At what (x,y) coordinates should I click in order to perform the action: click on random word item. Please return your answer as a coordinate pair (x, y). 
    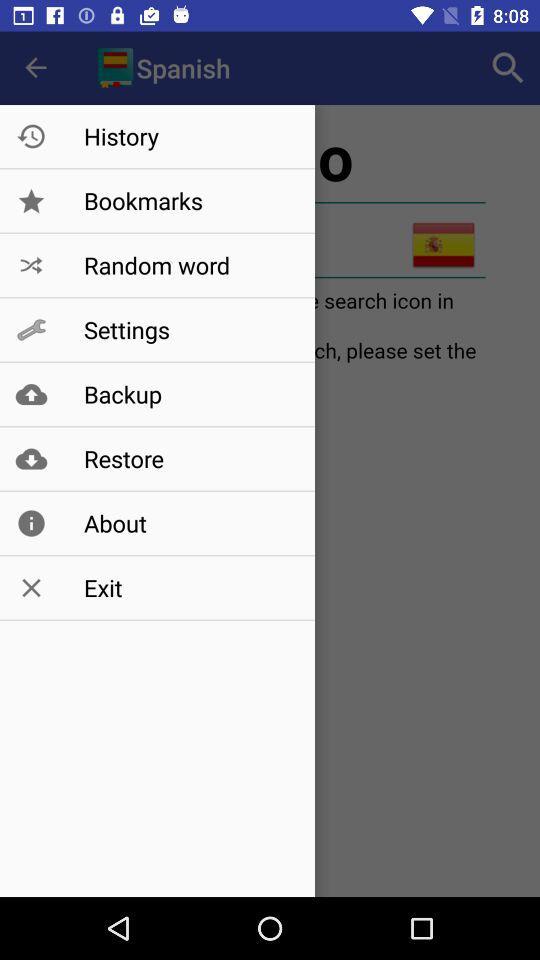
    Looking at the image, I should click on (189, 264).